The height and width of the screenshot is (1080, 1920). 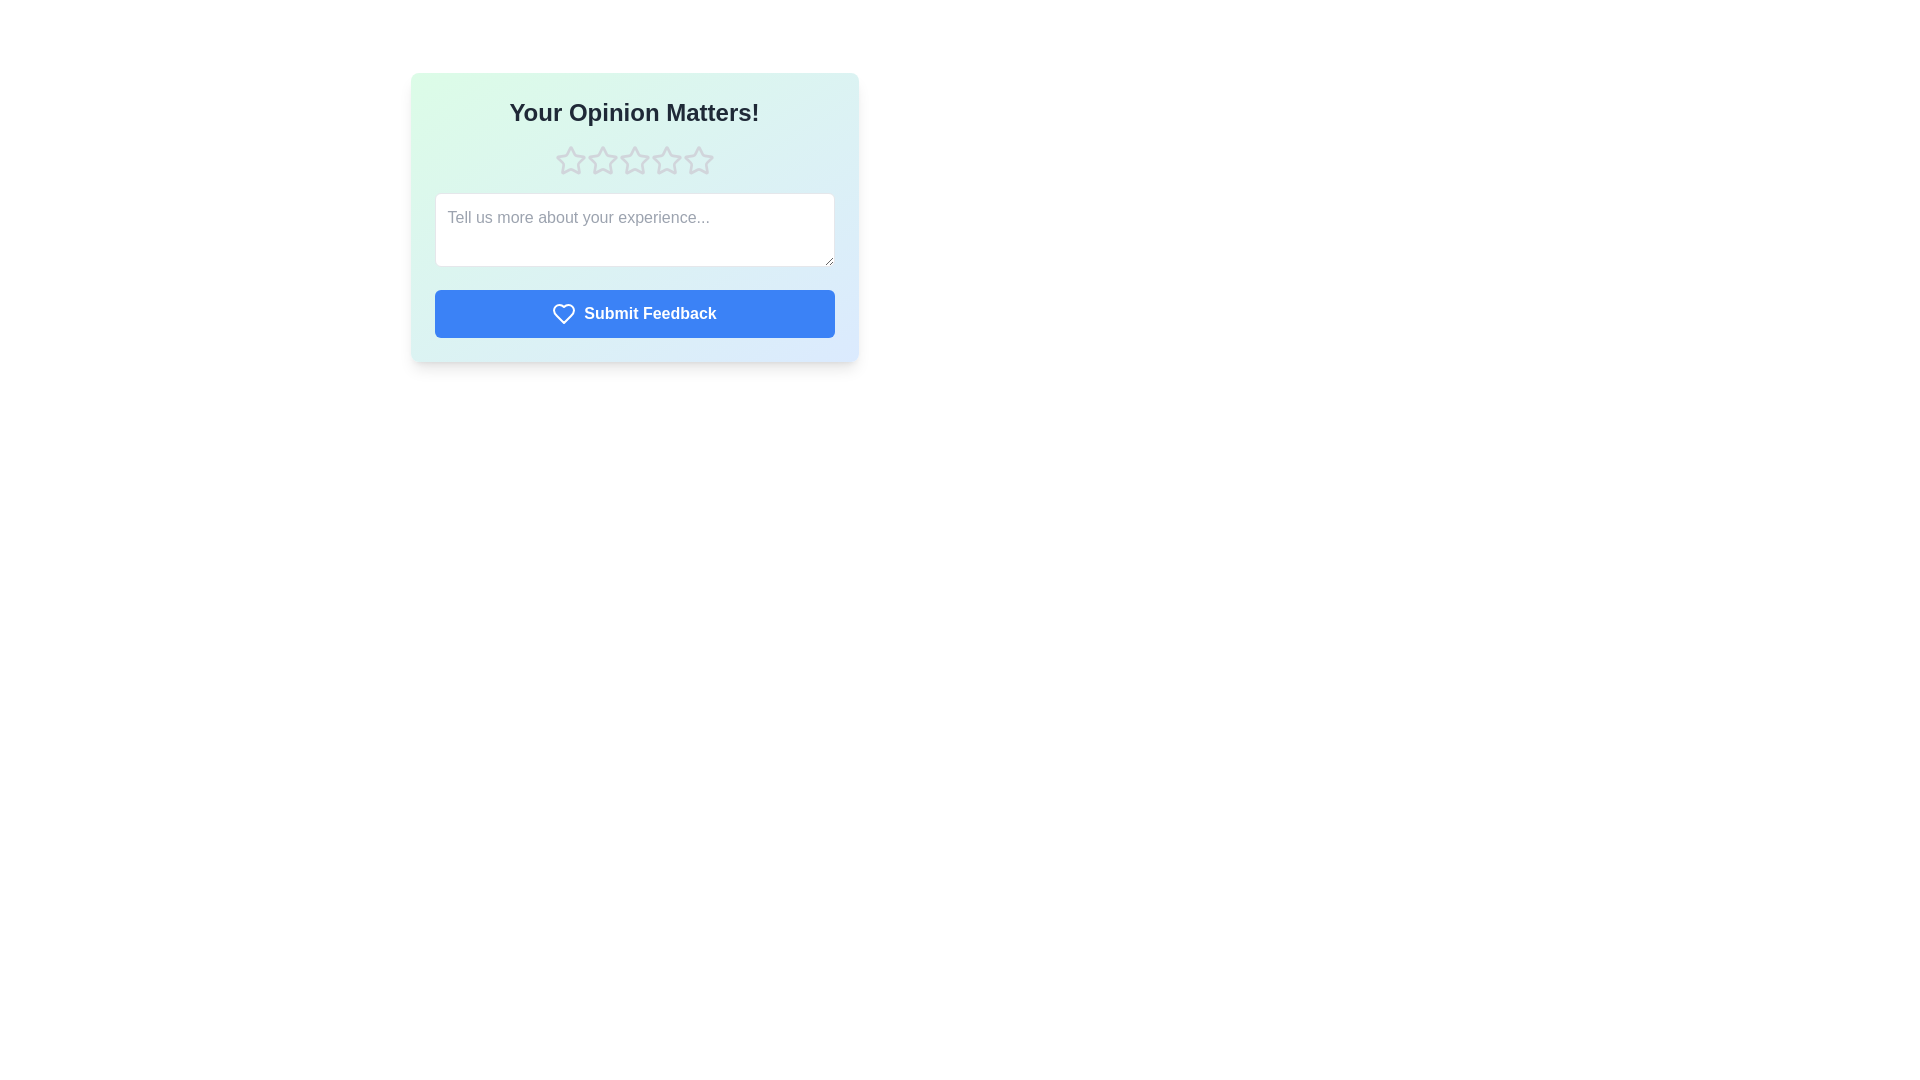 I want to click on the first star icon in the rating tool, so click(x=601, y=159).